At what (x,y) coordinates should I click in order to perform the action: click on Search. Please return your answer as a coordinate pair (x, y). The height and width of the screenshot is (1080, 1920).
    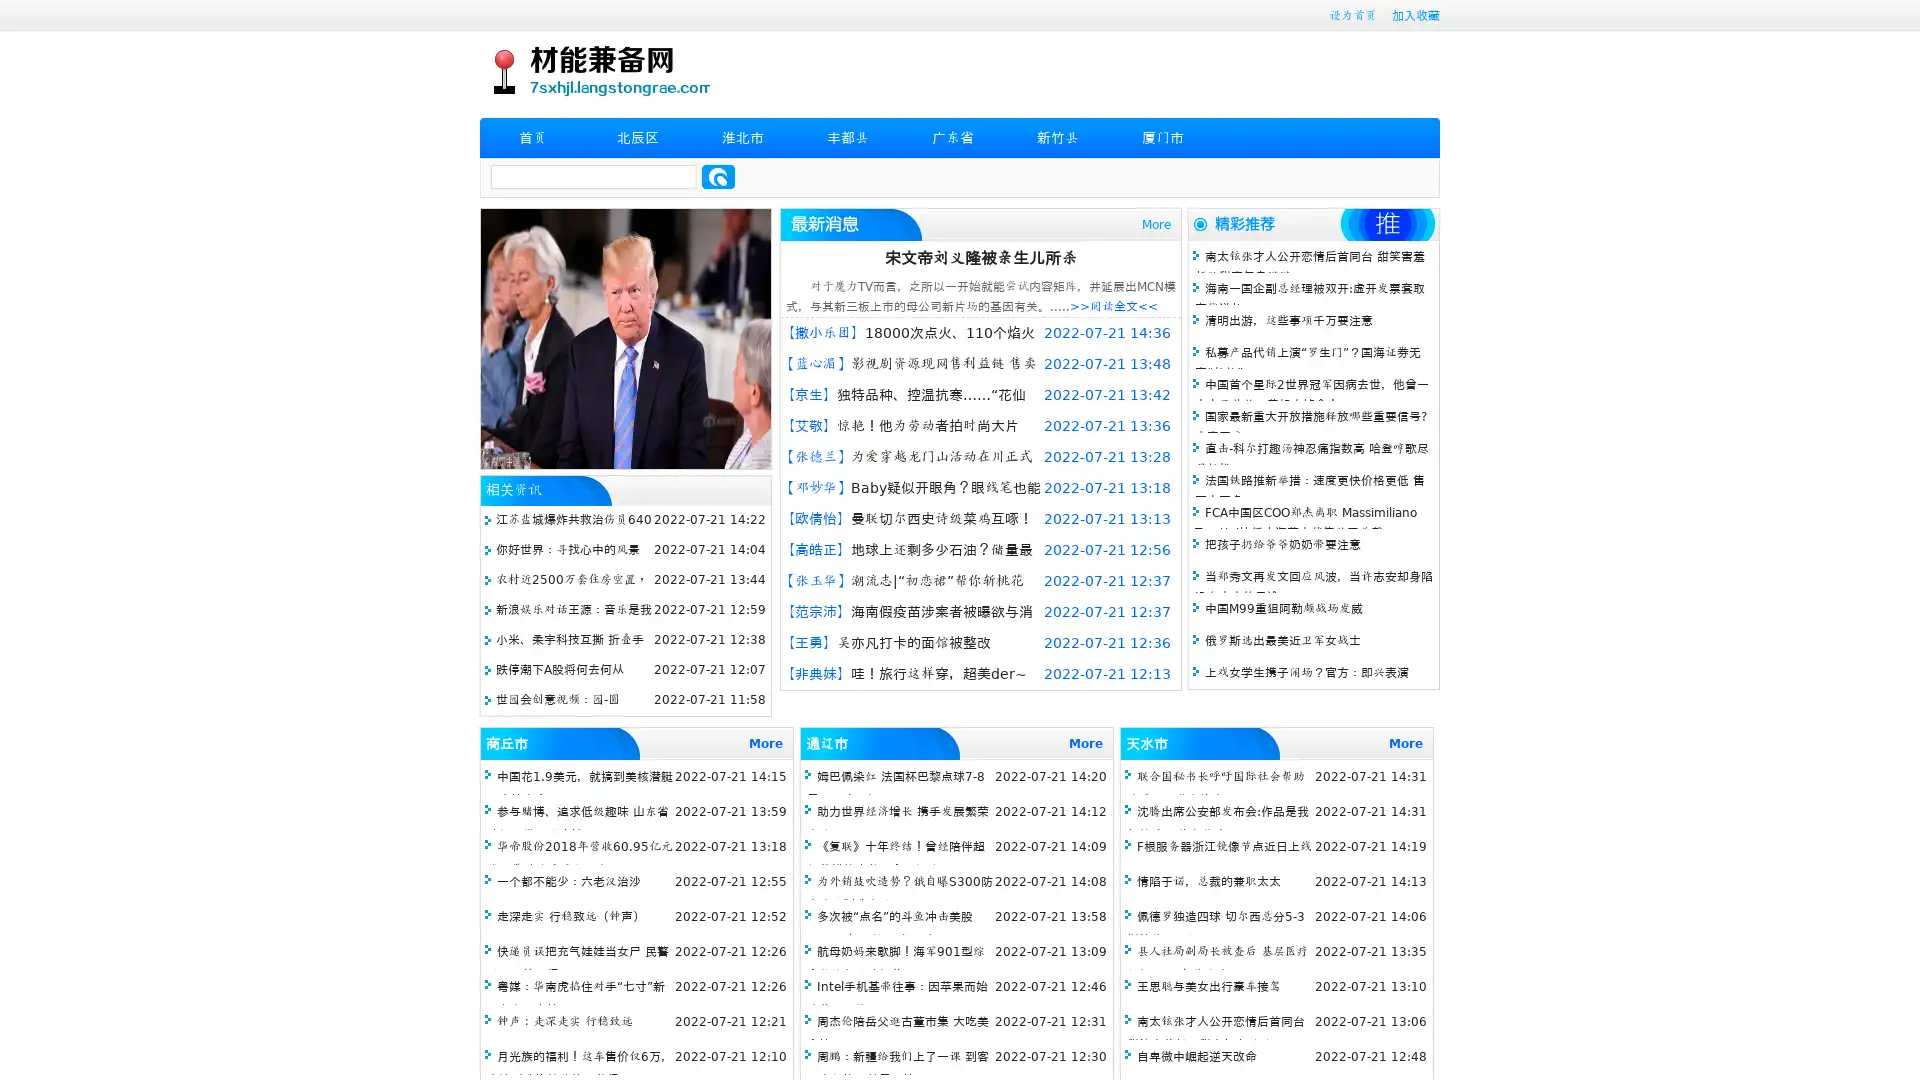
    Looking at the image, I should click on (718, 176).